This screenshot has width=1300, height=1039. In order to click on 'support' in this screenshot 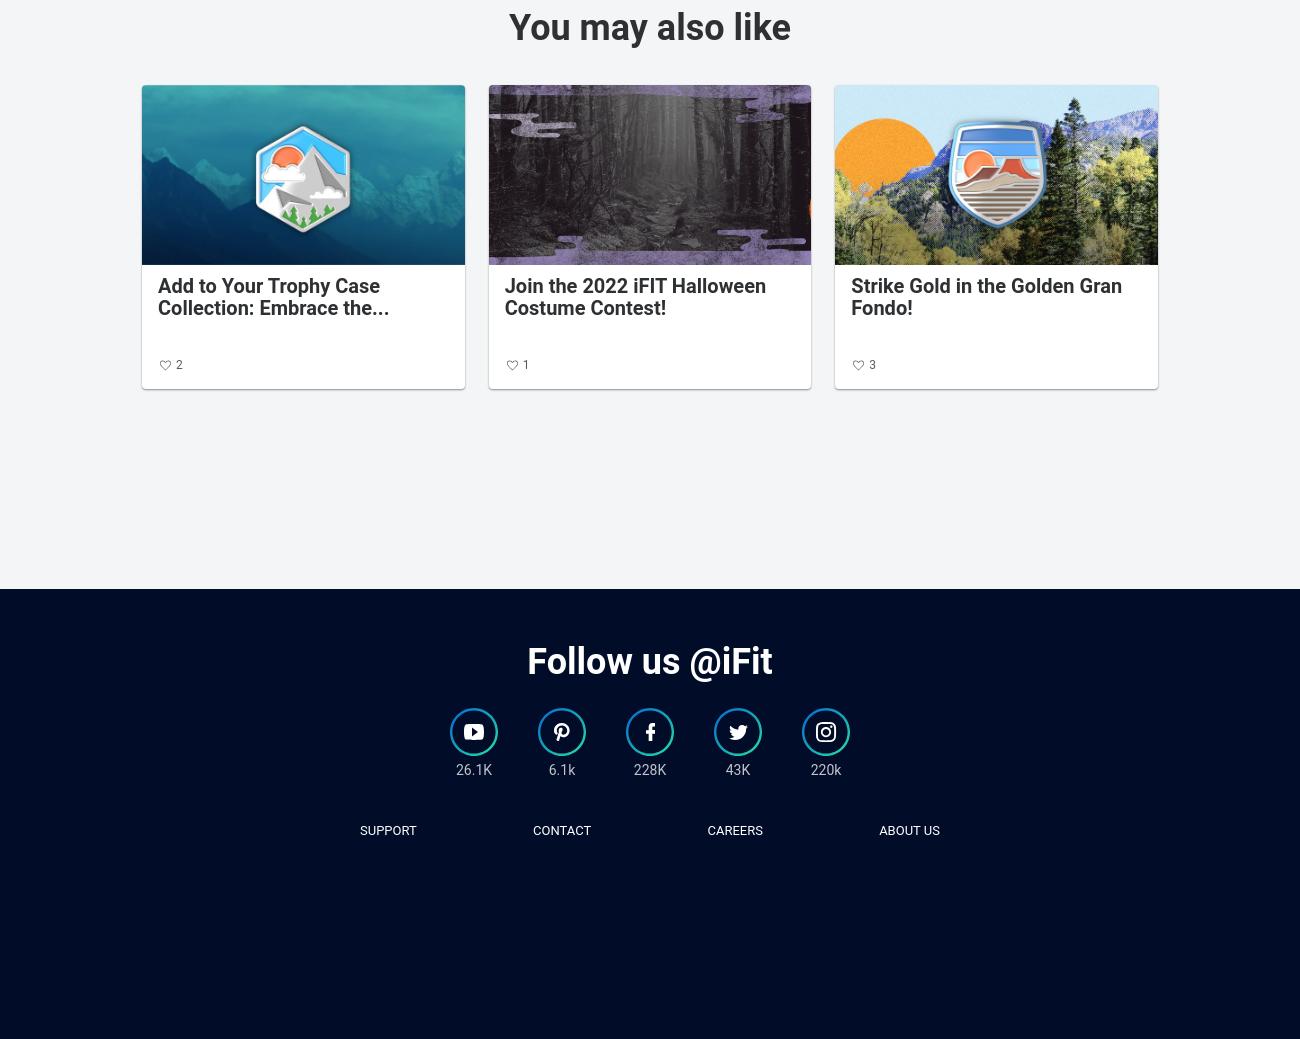, I will do `click(388, 828)`.